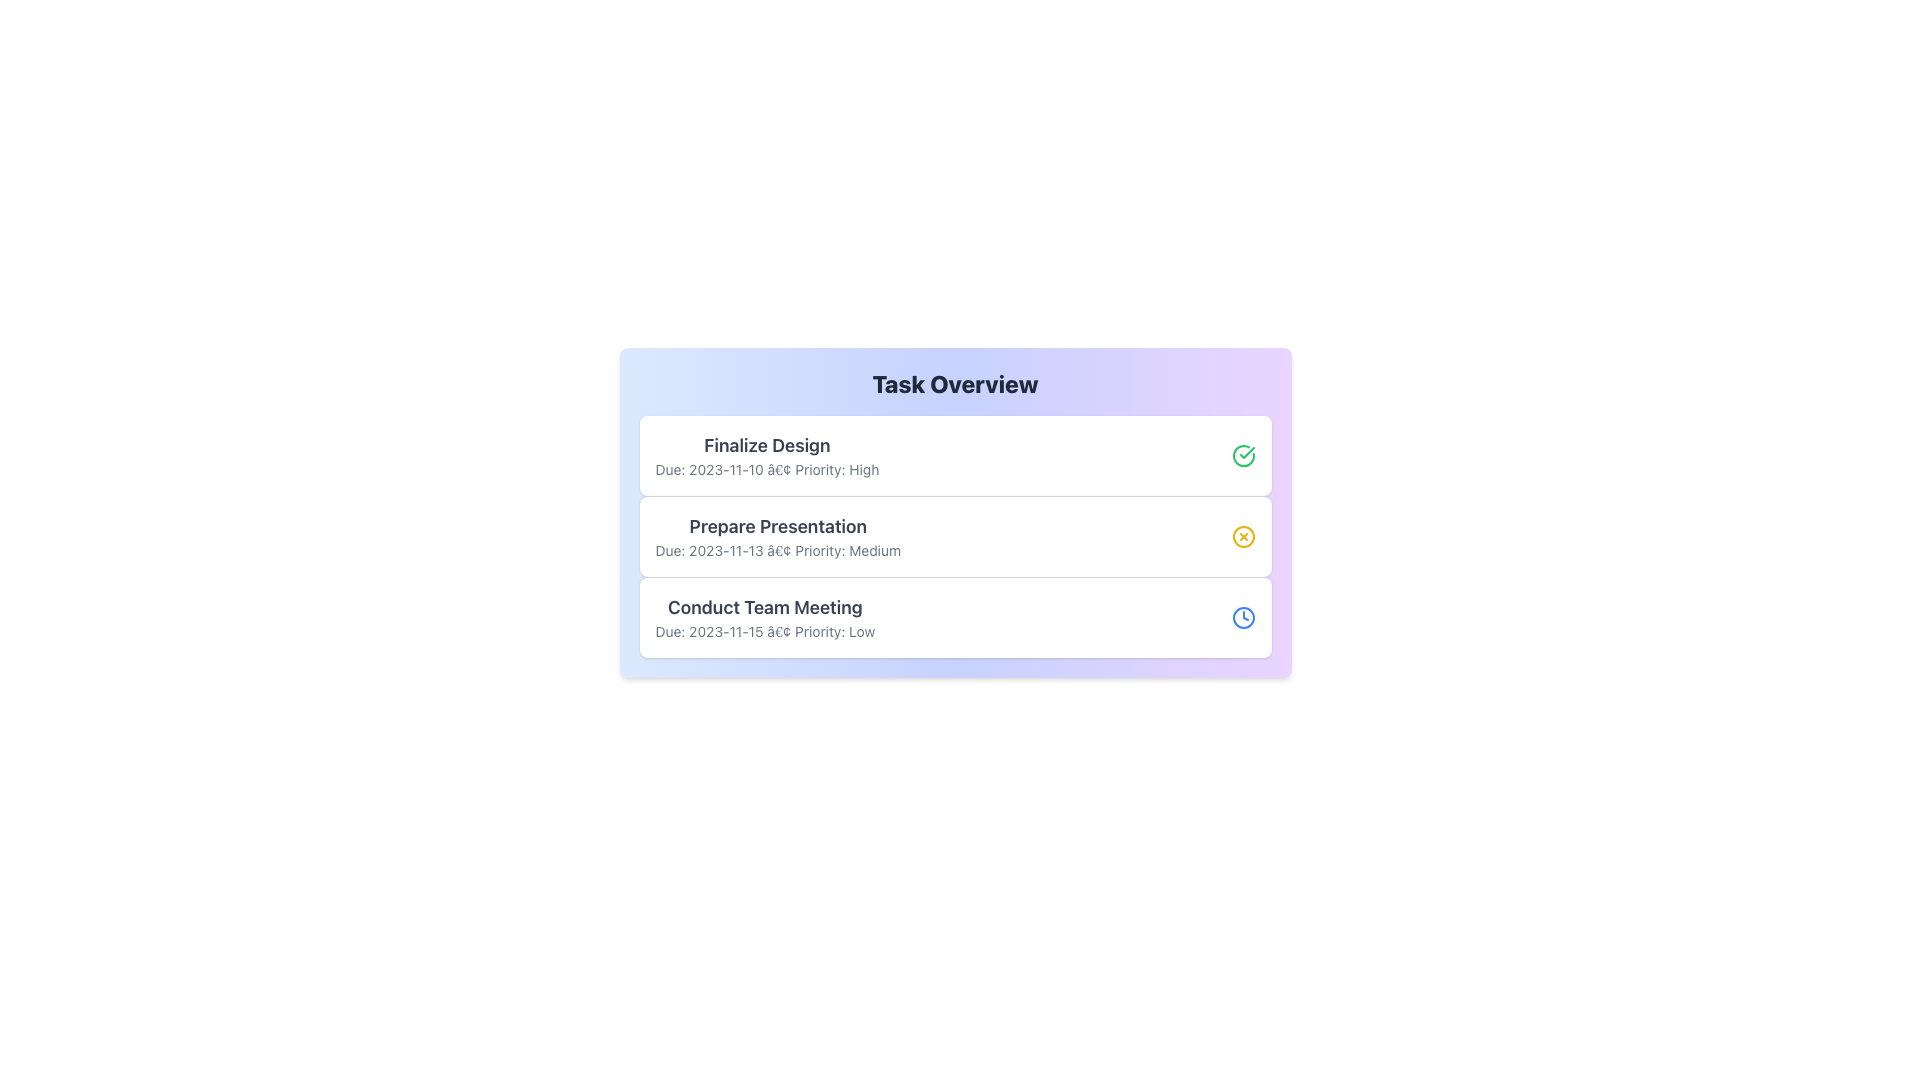 Image resolution: width=1920 pixels, height=1080 pixels. I want to click on the label displaying 'Due: 2023-11-10 • Priority: High', which is positioned below the main task title 'Finalize Design' in the task list, so click(766, 470).